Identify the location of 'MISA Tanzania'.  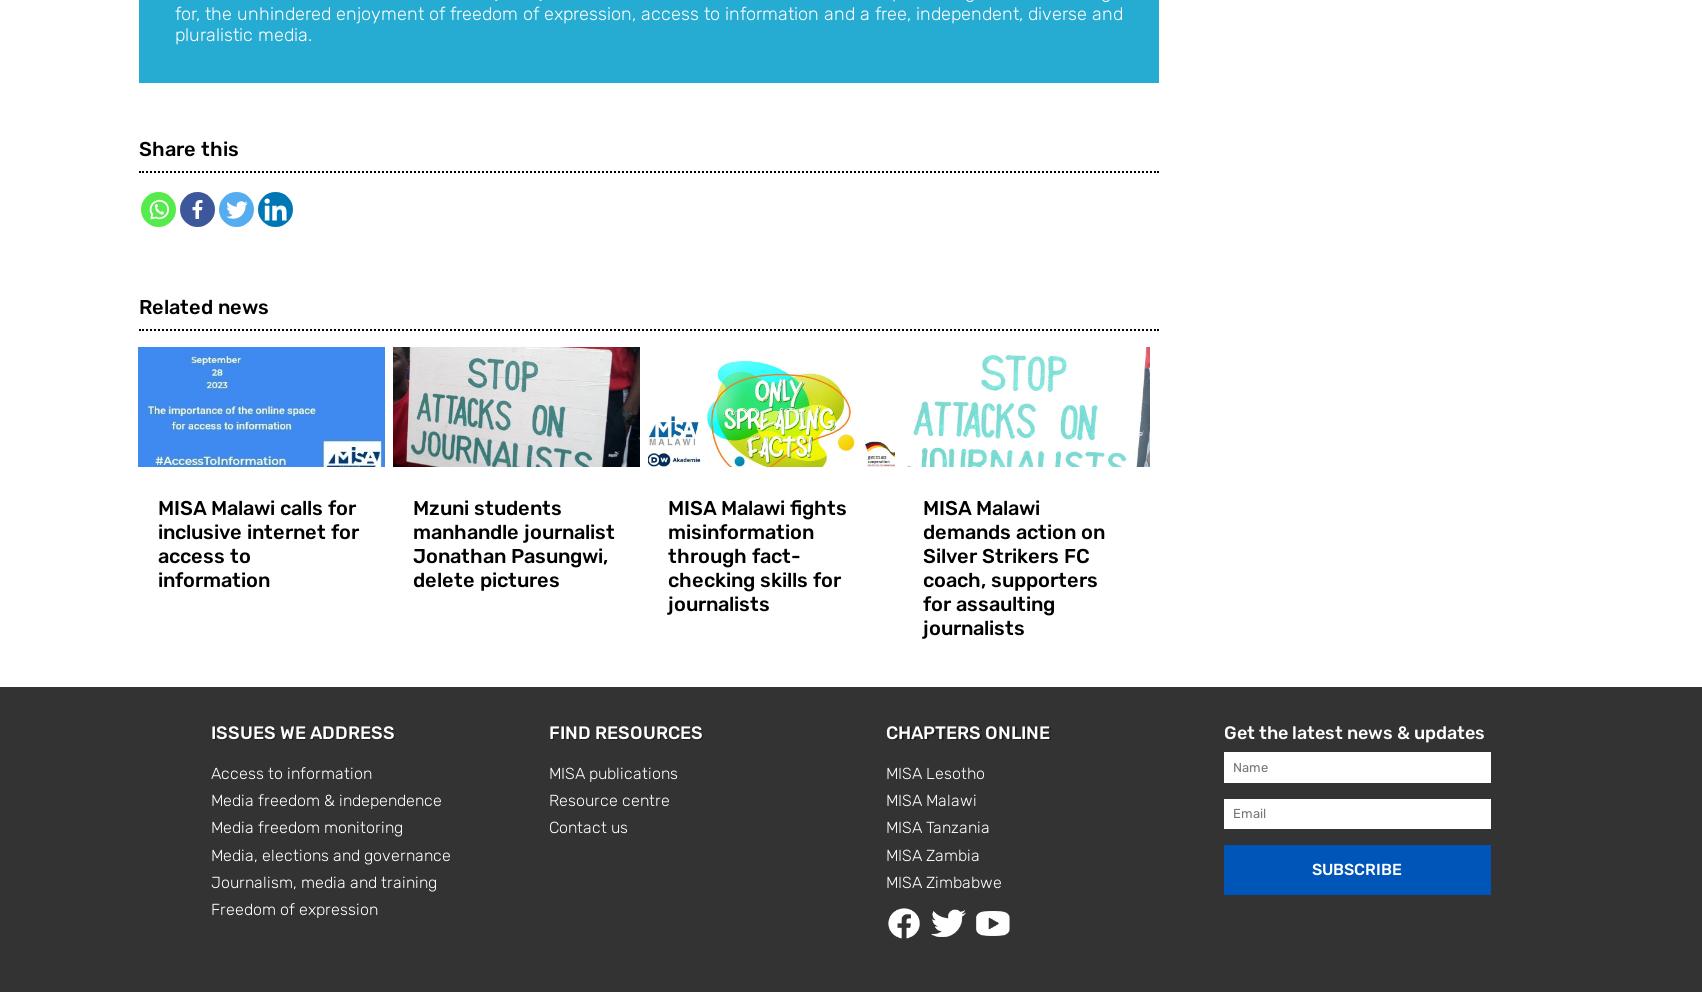
(886, 826).